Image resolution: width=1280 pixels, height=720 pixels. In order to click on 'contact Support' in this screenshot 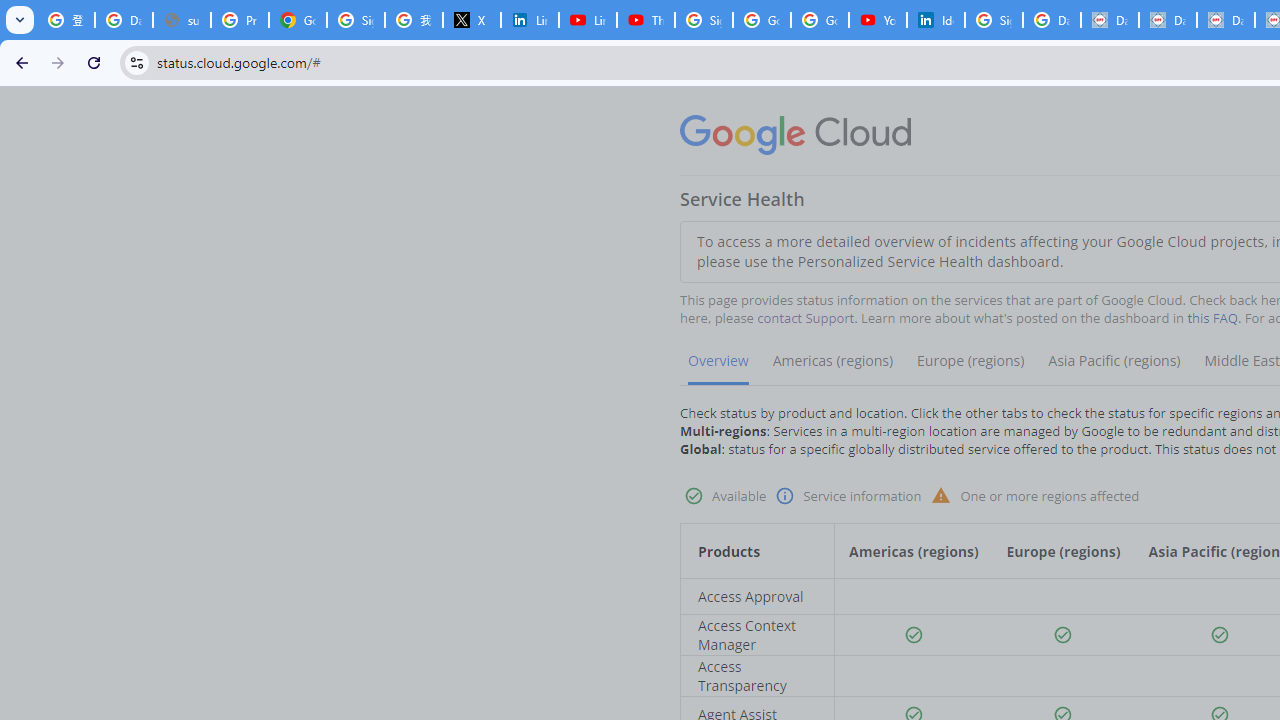, I will do `click(805, 317)`.